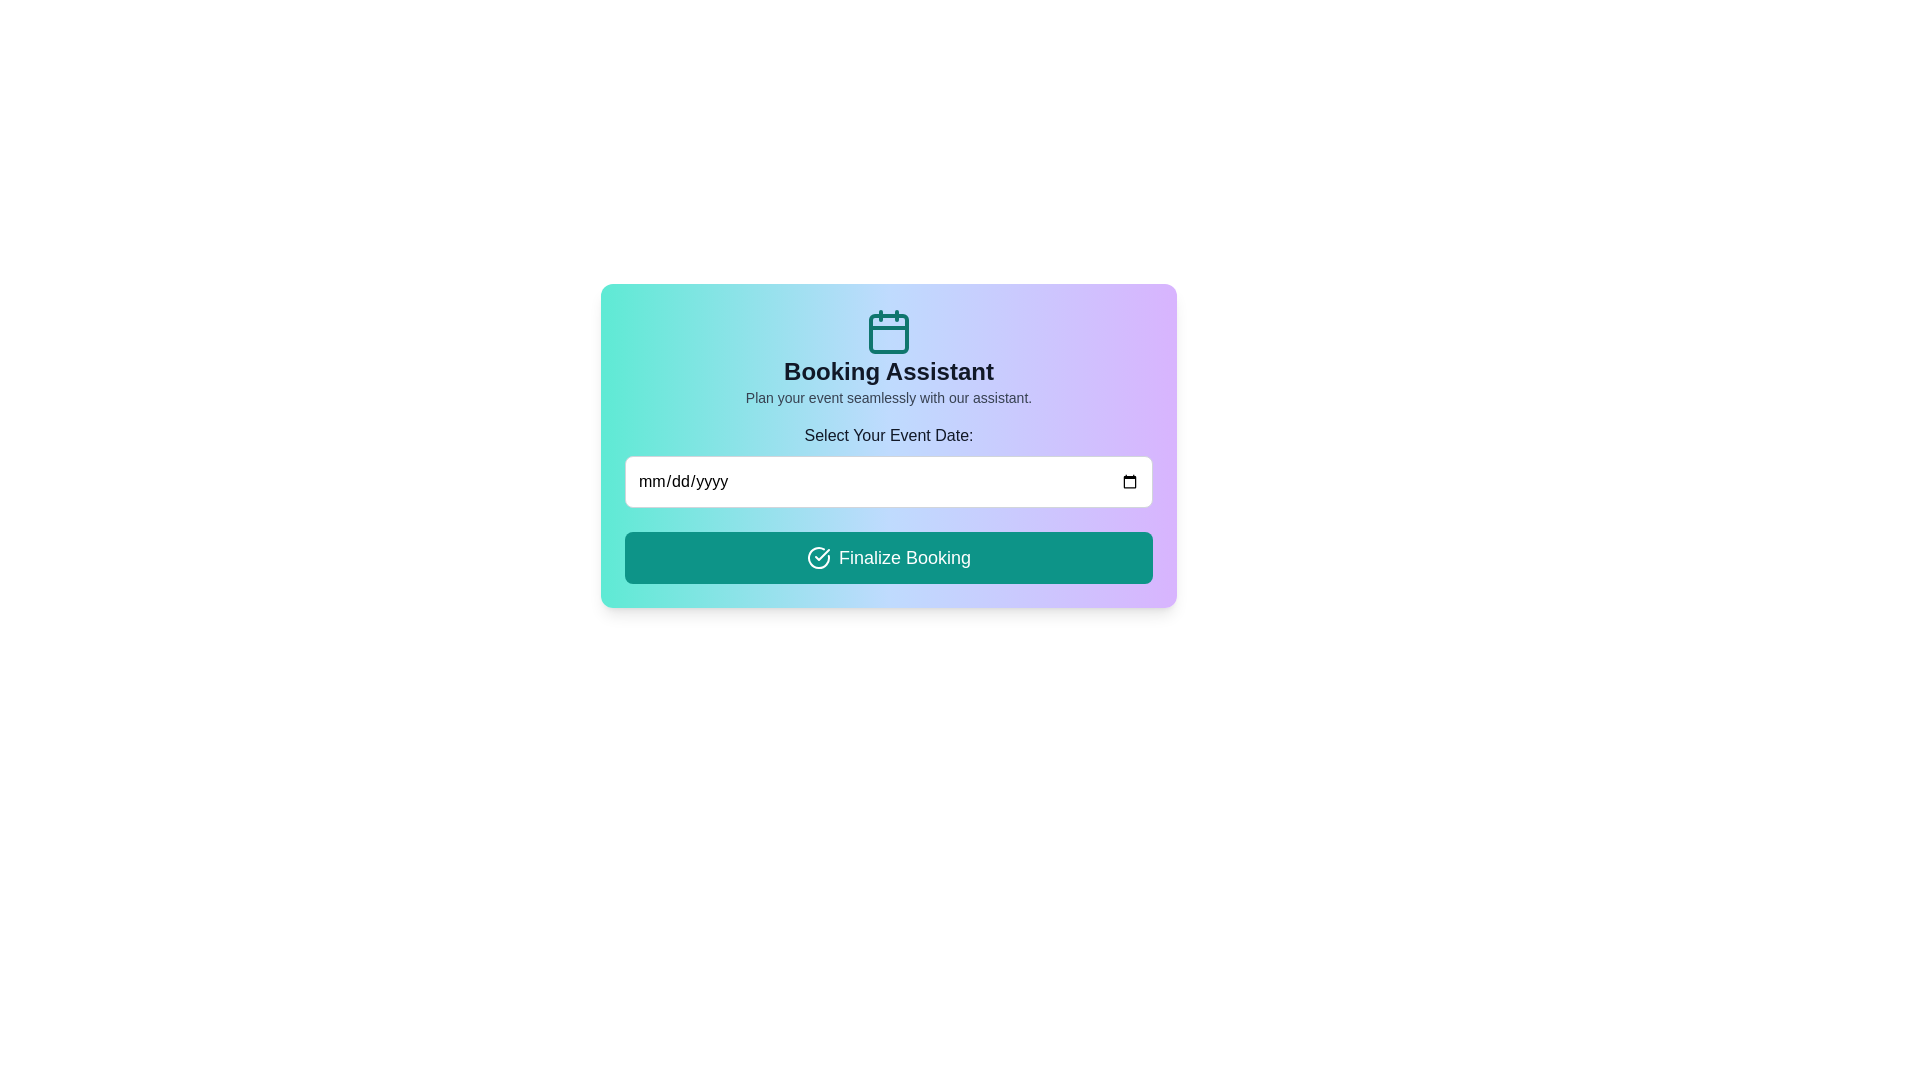  I want to click on the Decorative Icon within the 'Finalize Booking' button, which indicates successful completion or confirmation, so click(818, 558).